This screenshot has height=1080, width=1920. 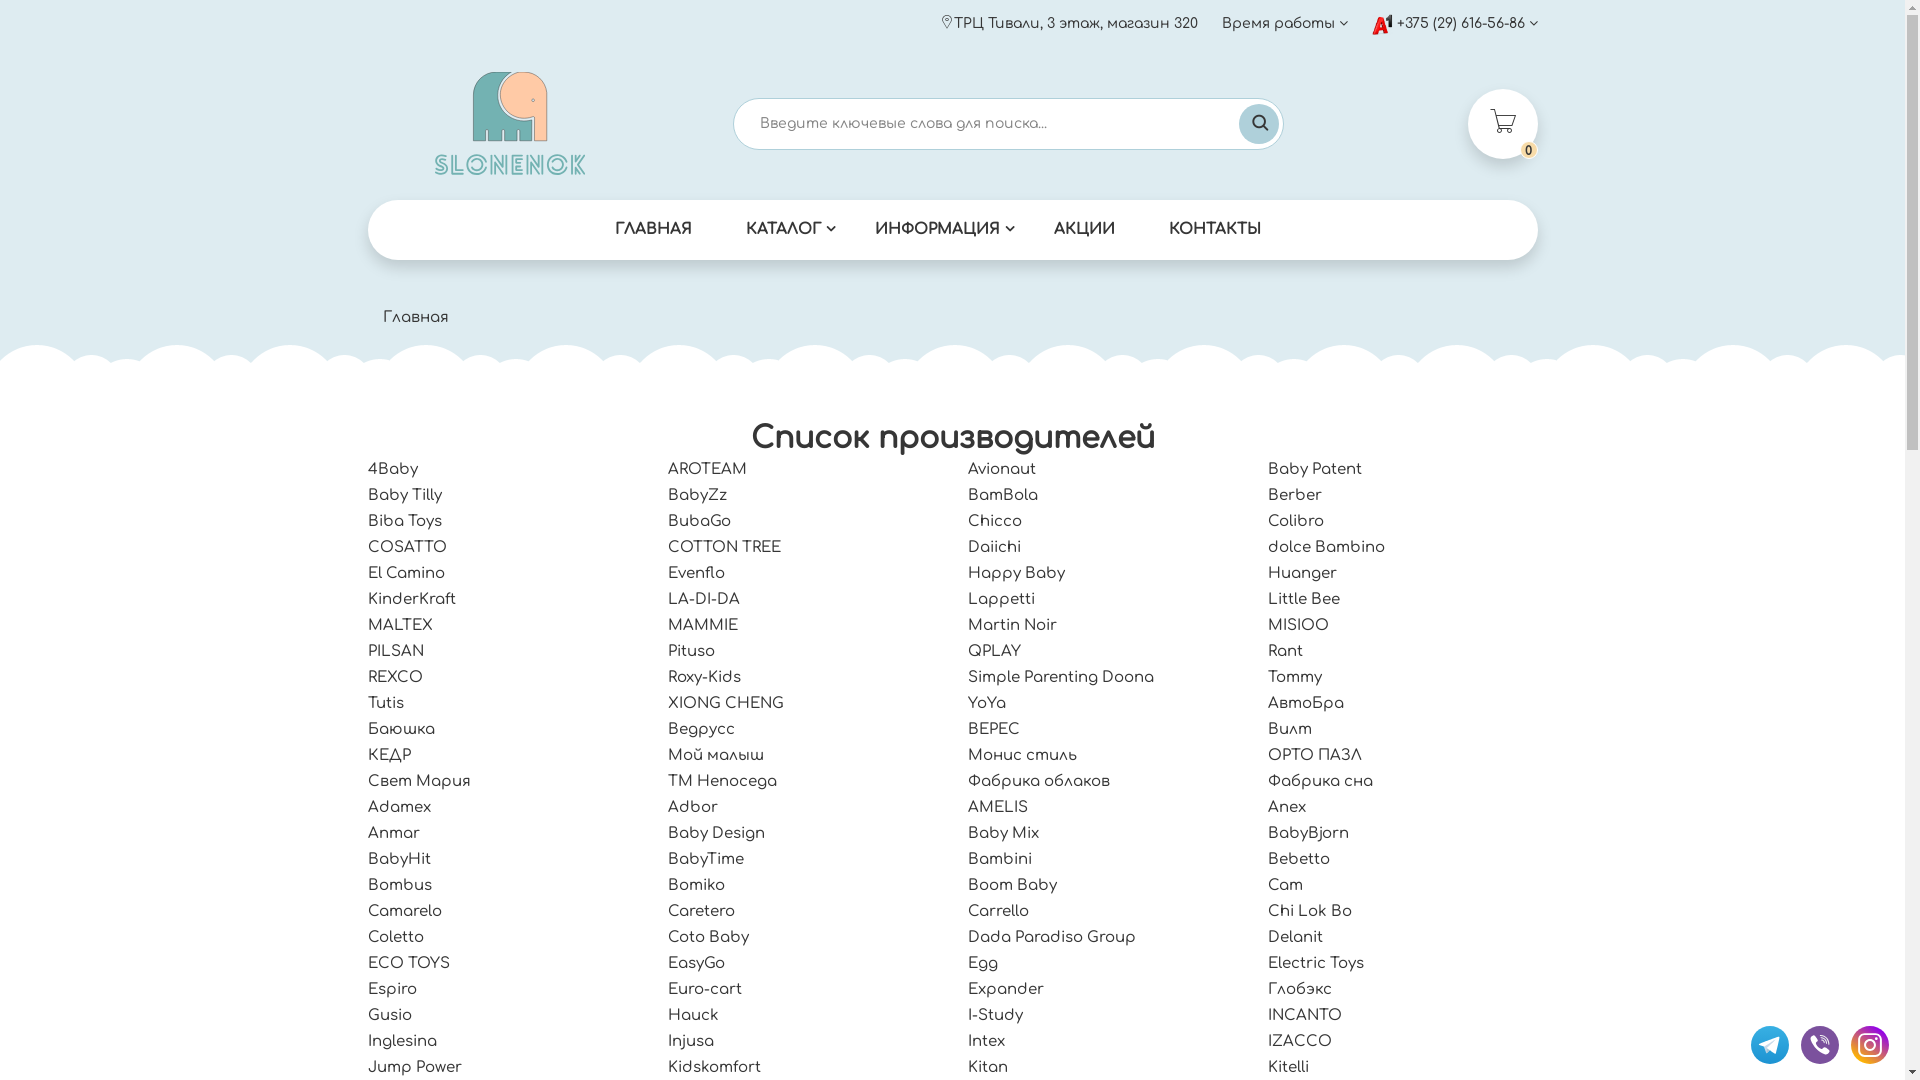 I want to click on 'COTTON TREE', so click(x=723, y=547).